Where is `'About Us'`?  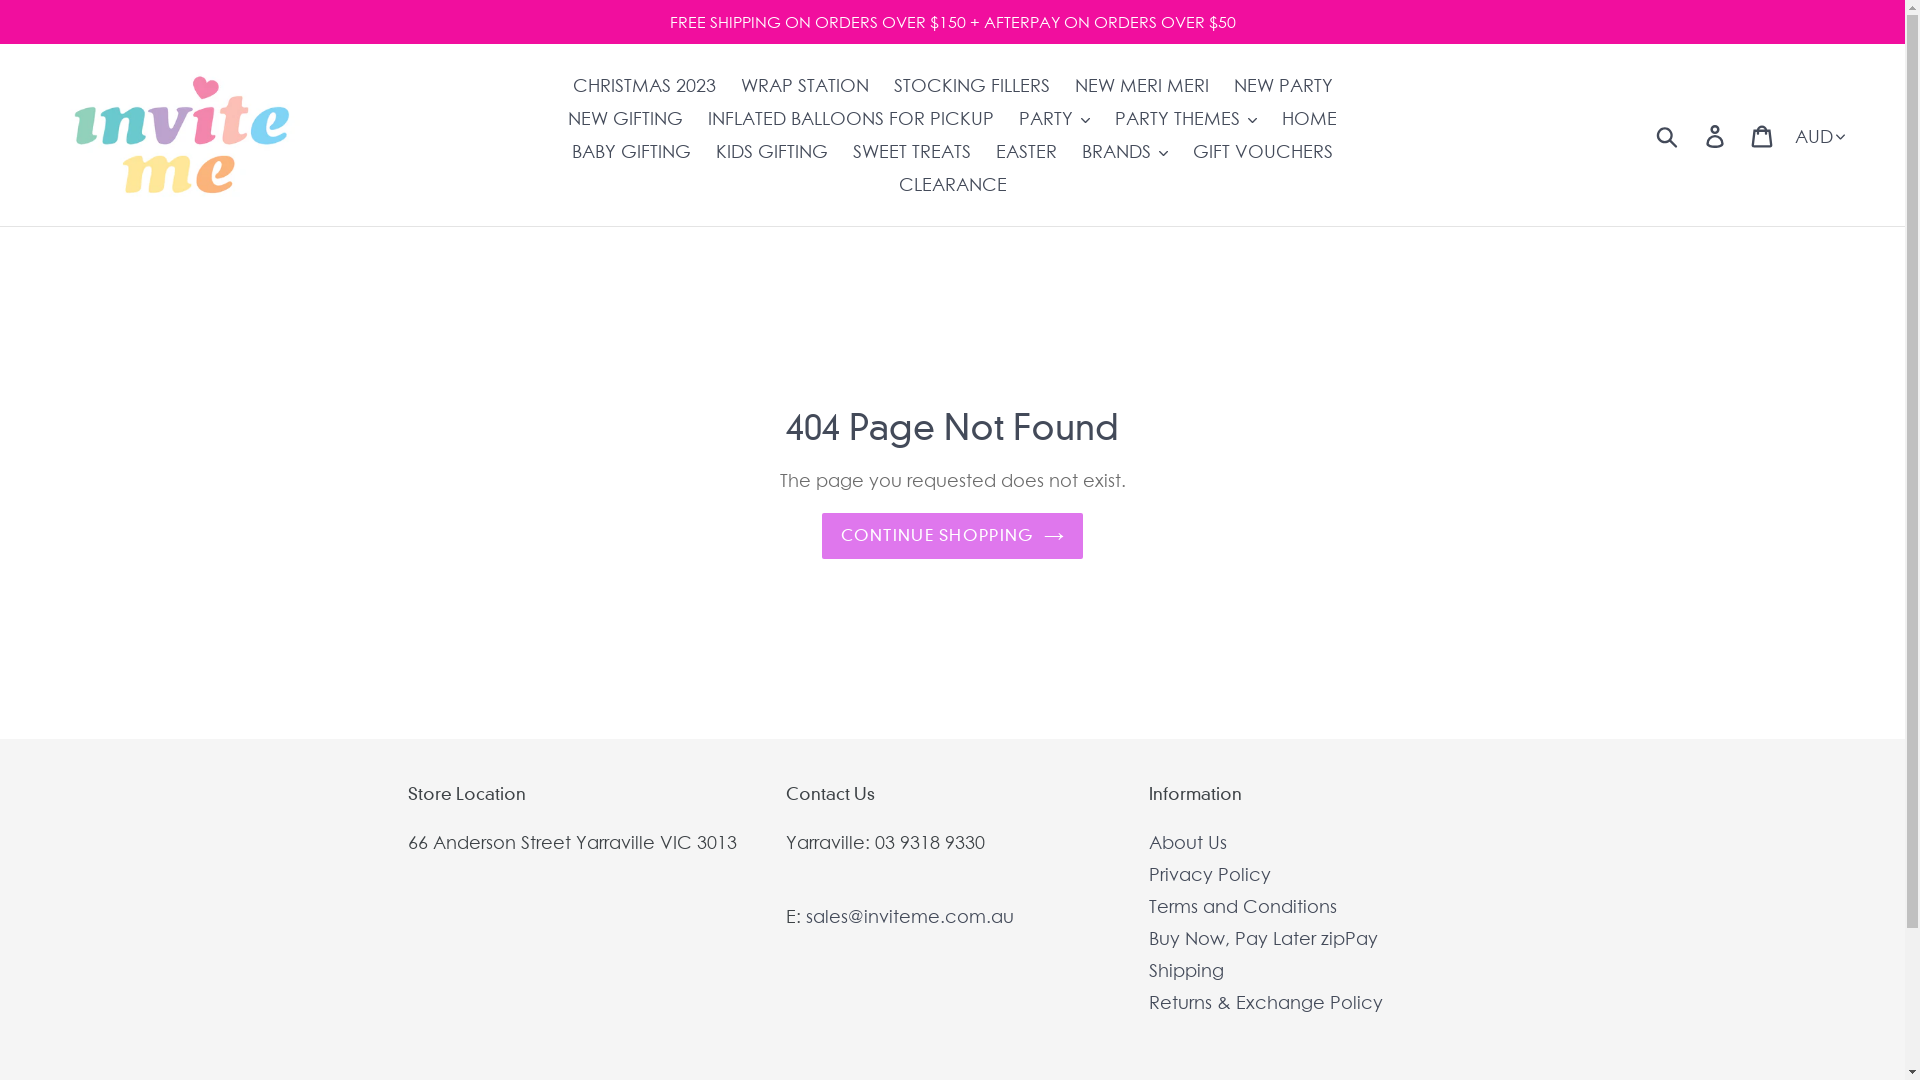 'About Us' is located at coordinates (1187, 842).